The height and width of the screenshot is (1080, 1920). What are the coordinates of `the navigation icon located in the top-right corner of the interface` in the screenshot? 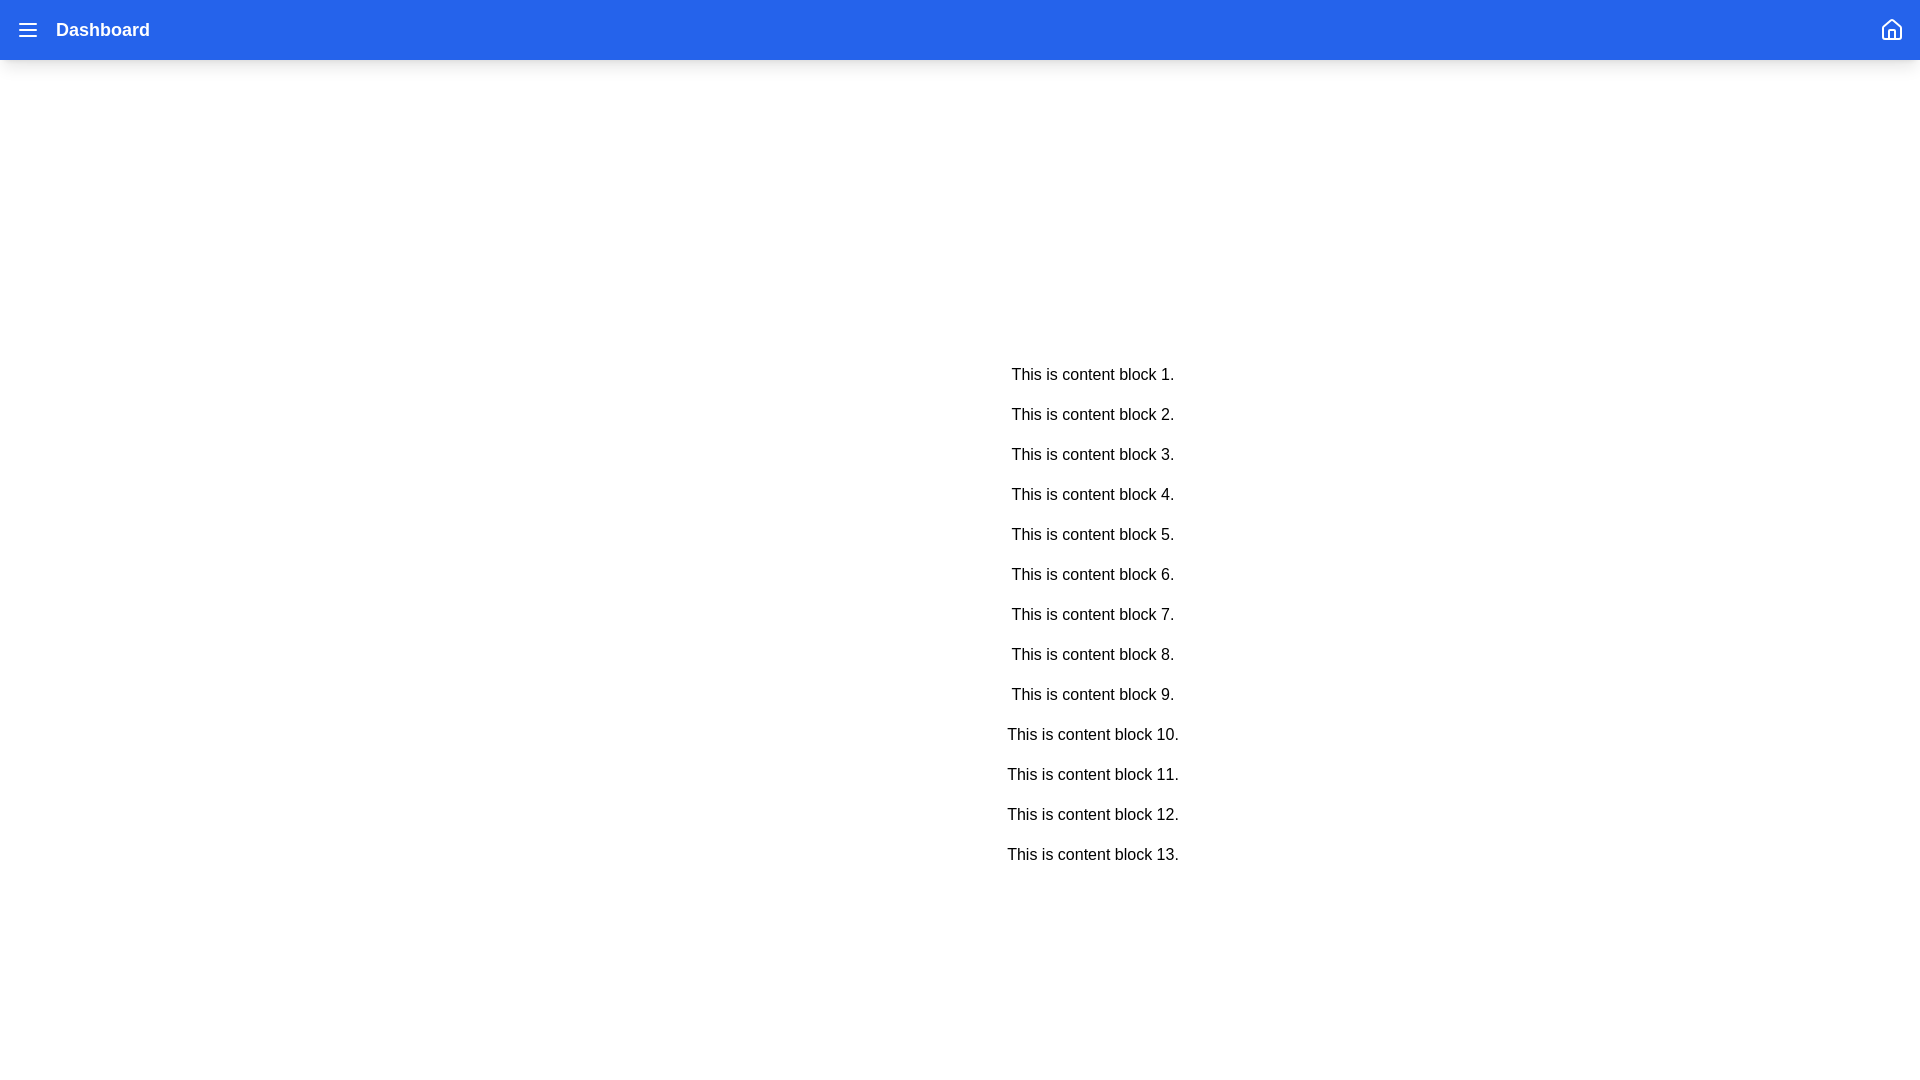 It's located at (1890, 30).